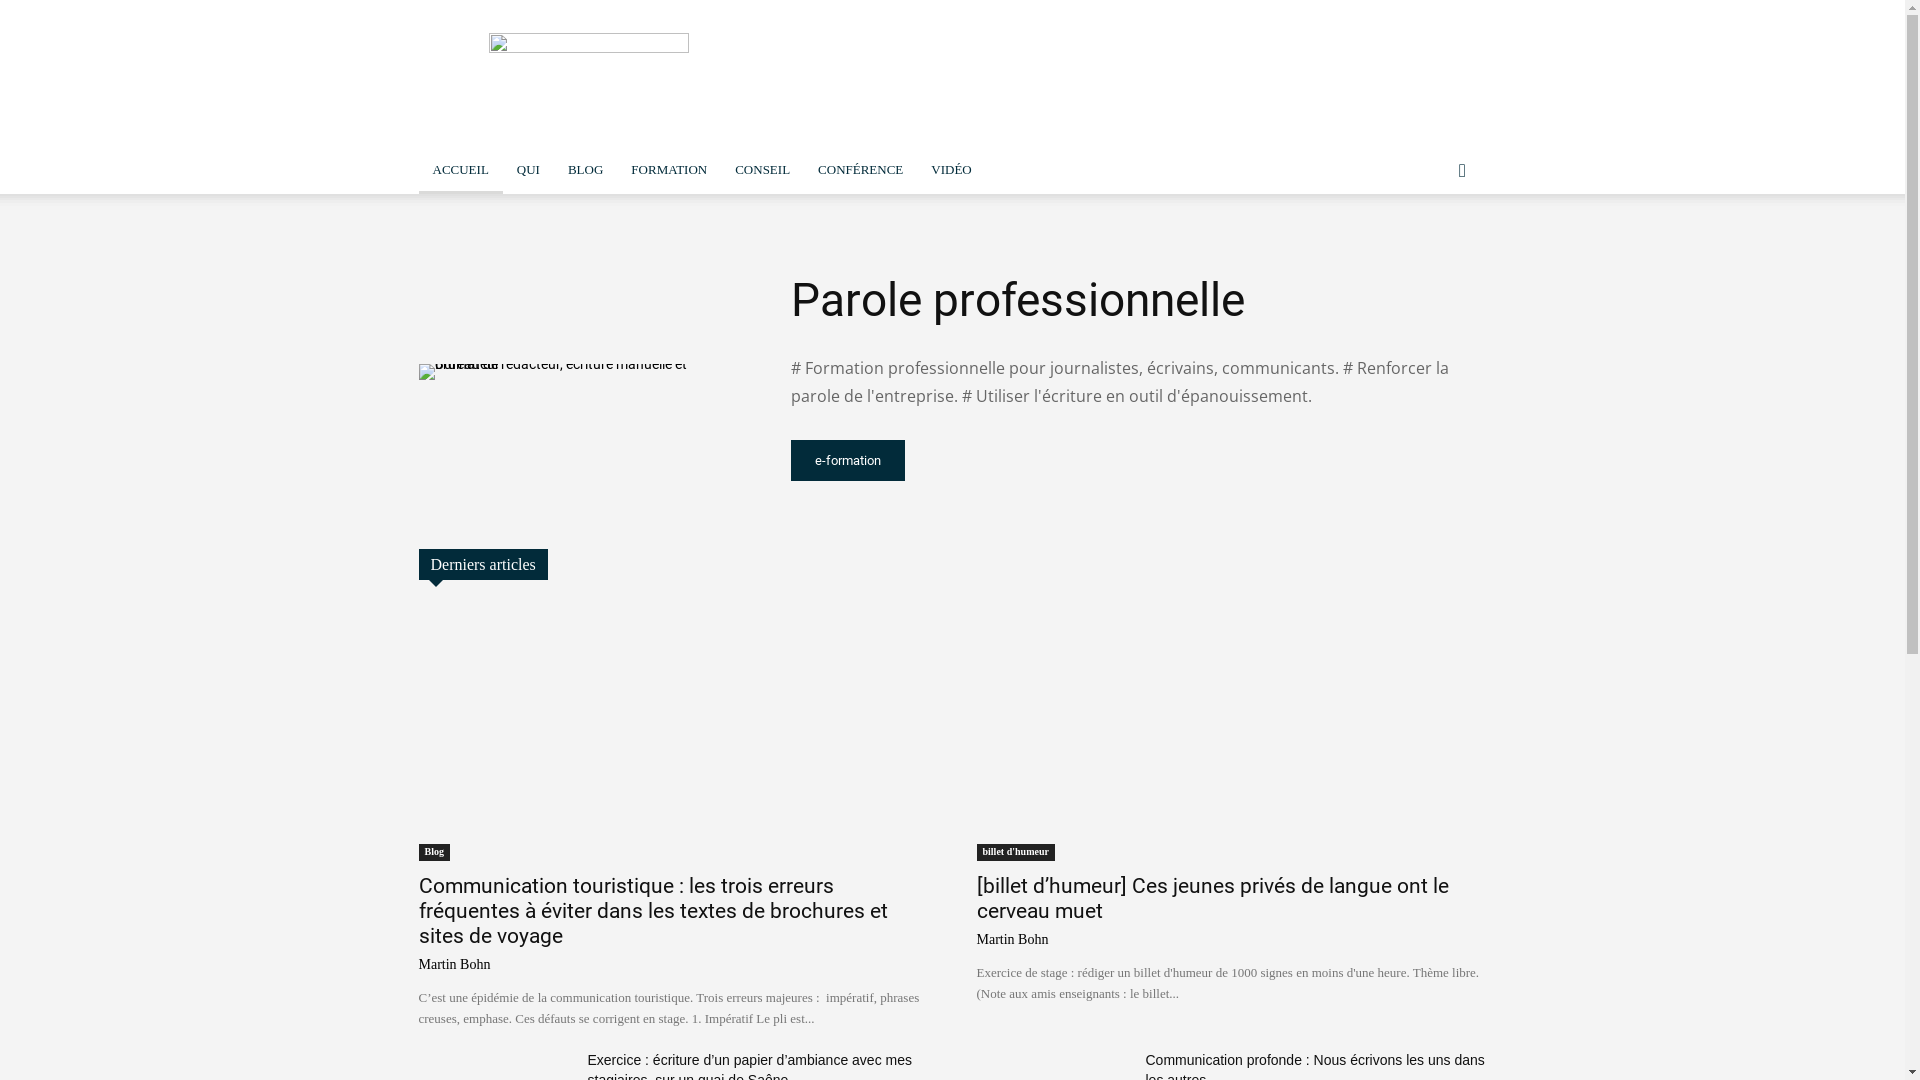 The image size is (1920, 1080). What do you see at coordinates (720, 168) in the screenshot?
I see `'CONSEIL'` at bounding box center [720, 168].